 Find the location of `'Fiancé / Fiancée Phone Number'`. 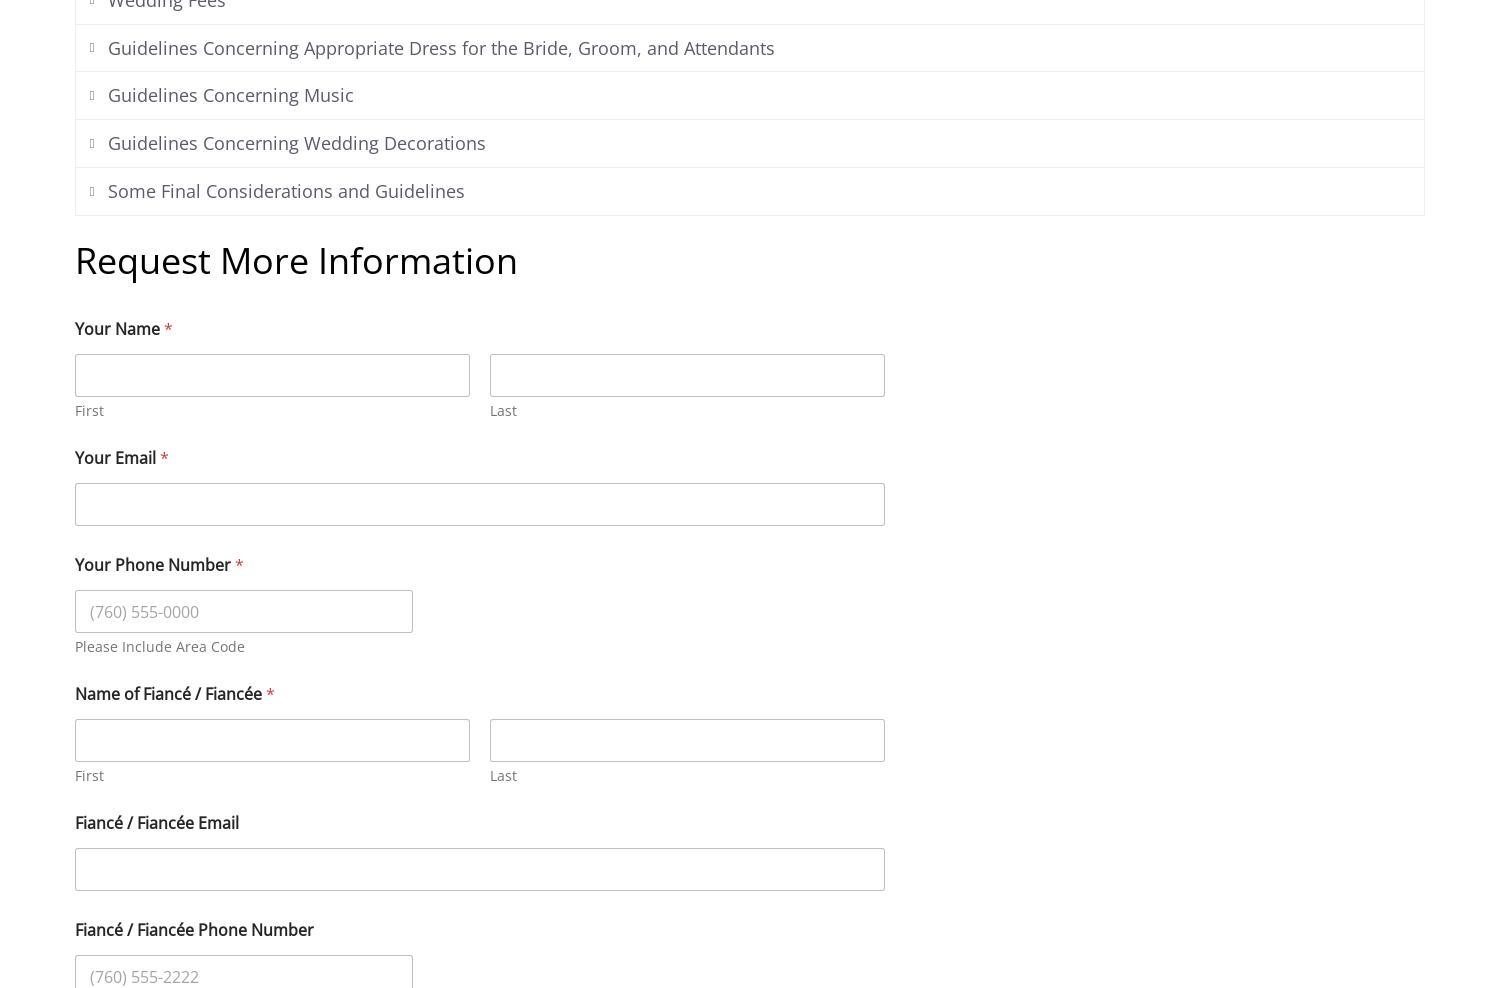

'Fiancé / Fiancée Phone Number' is located at coordinates (74, 930).